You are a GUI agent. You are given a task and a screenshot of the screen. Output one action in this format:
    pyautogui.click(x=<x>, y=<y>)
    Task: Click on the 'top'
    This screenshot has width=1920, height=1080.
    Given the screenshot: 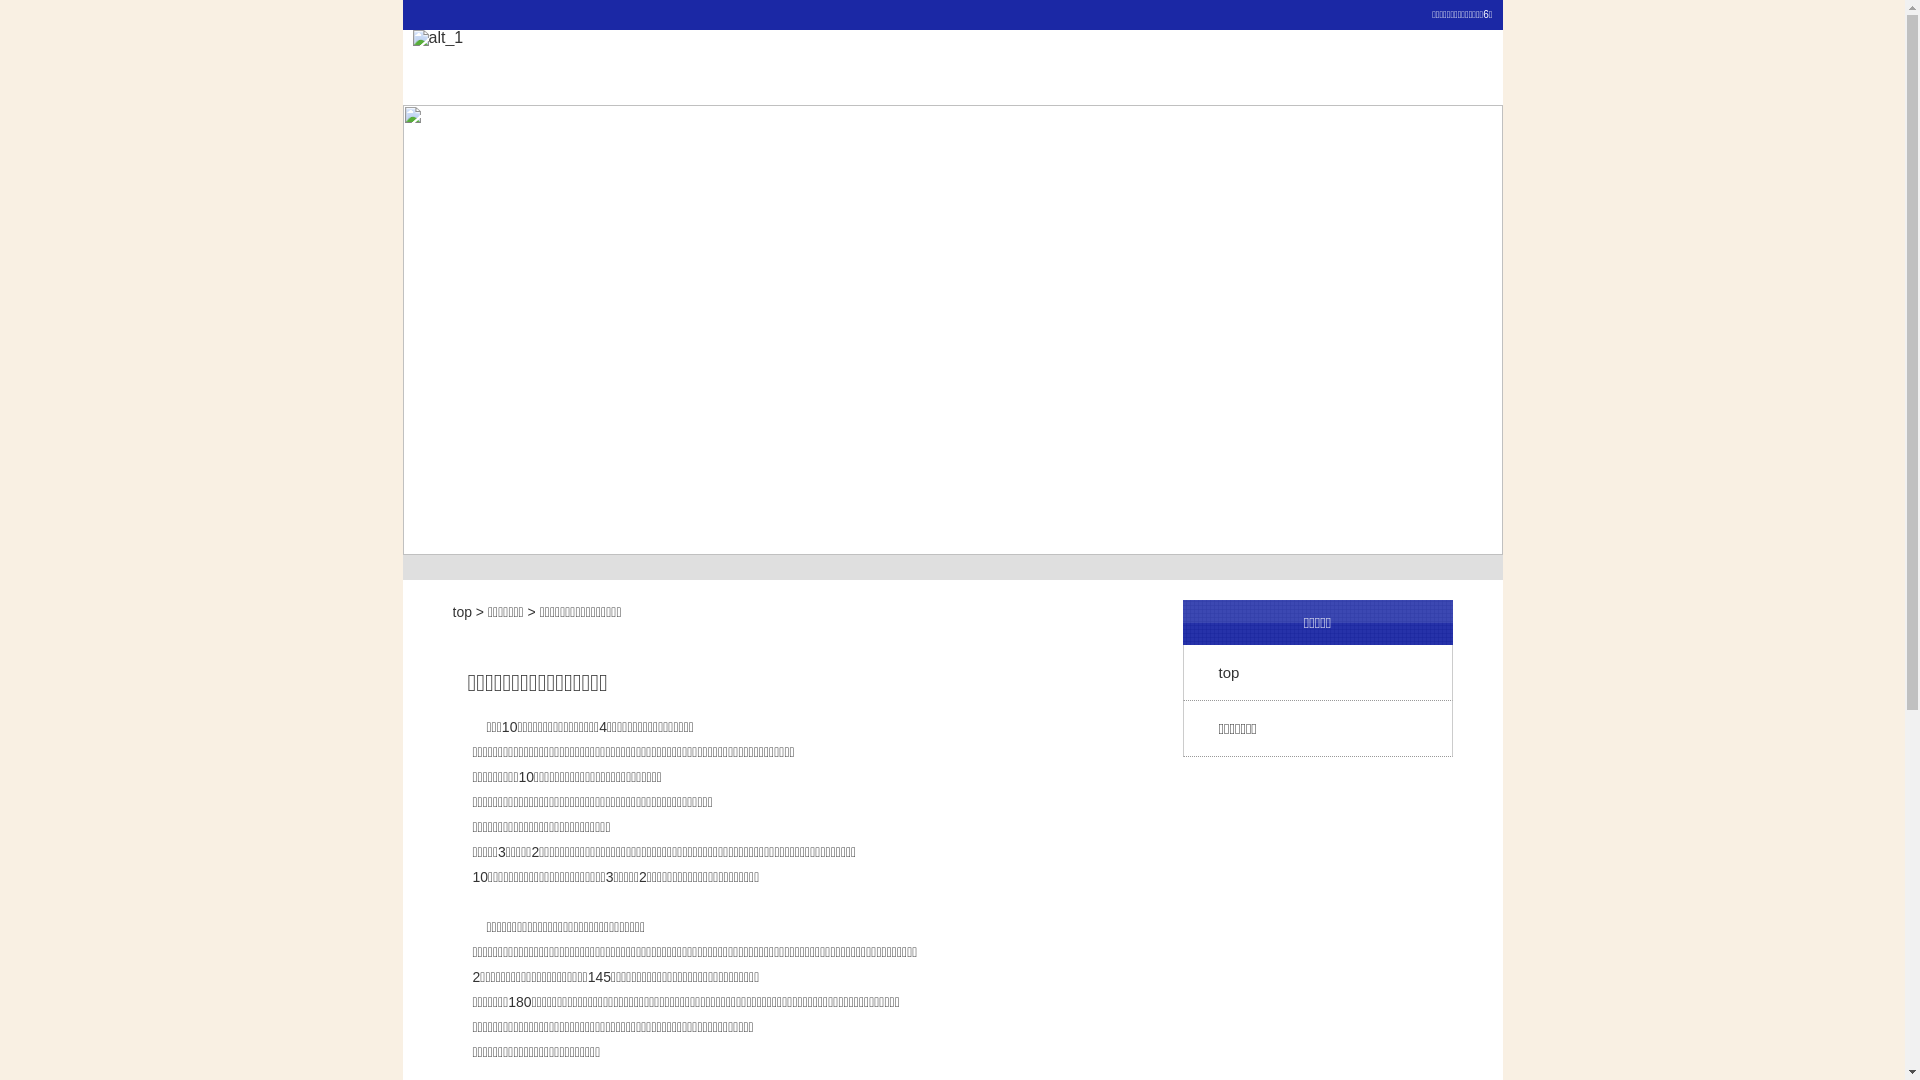 What is the action you would take?
    pyautogui.click(x=460, y=611)
    